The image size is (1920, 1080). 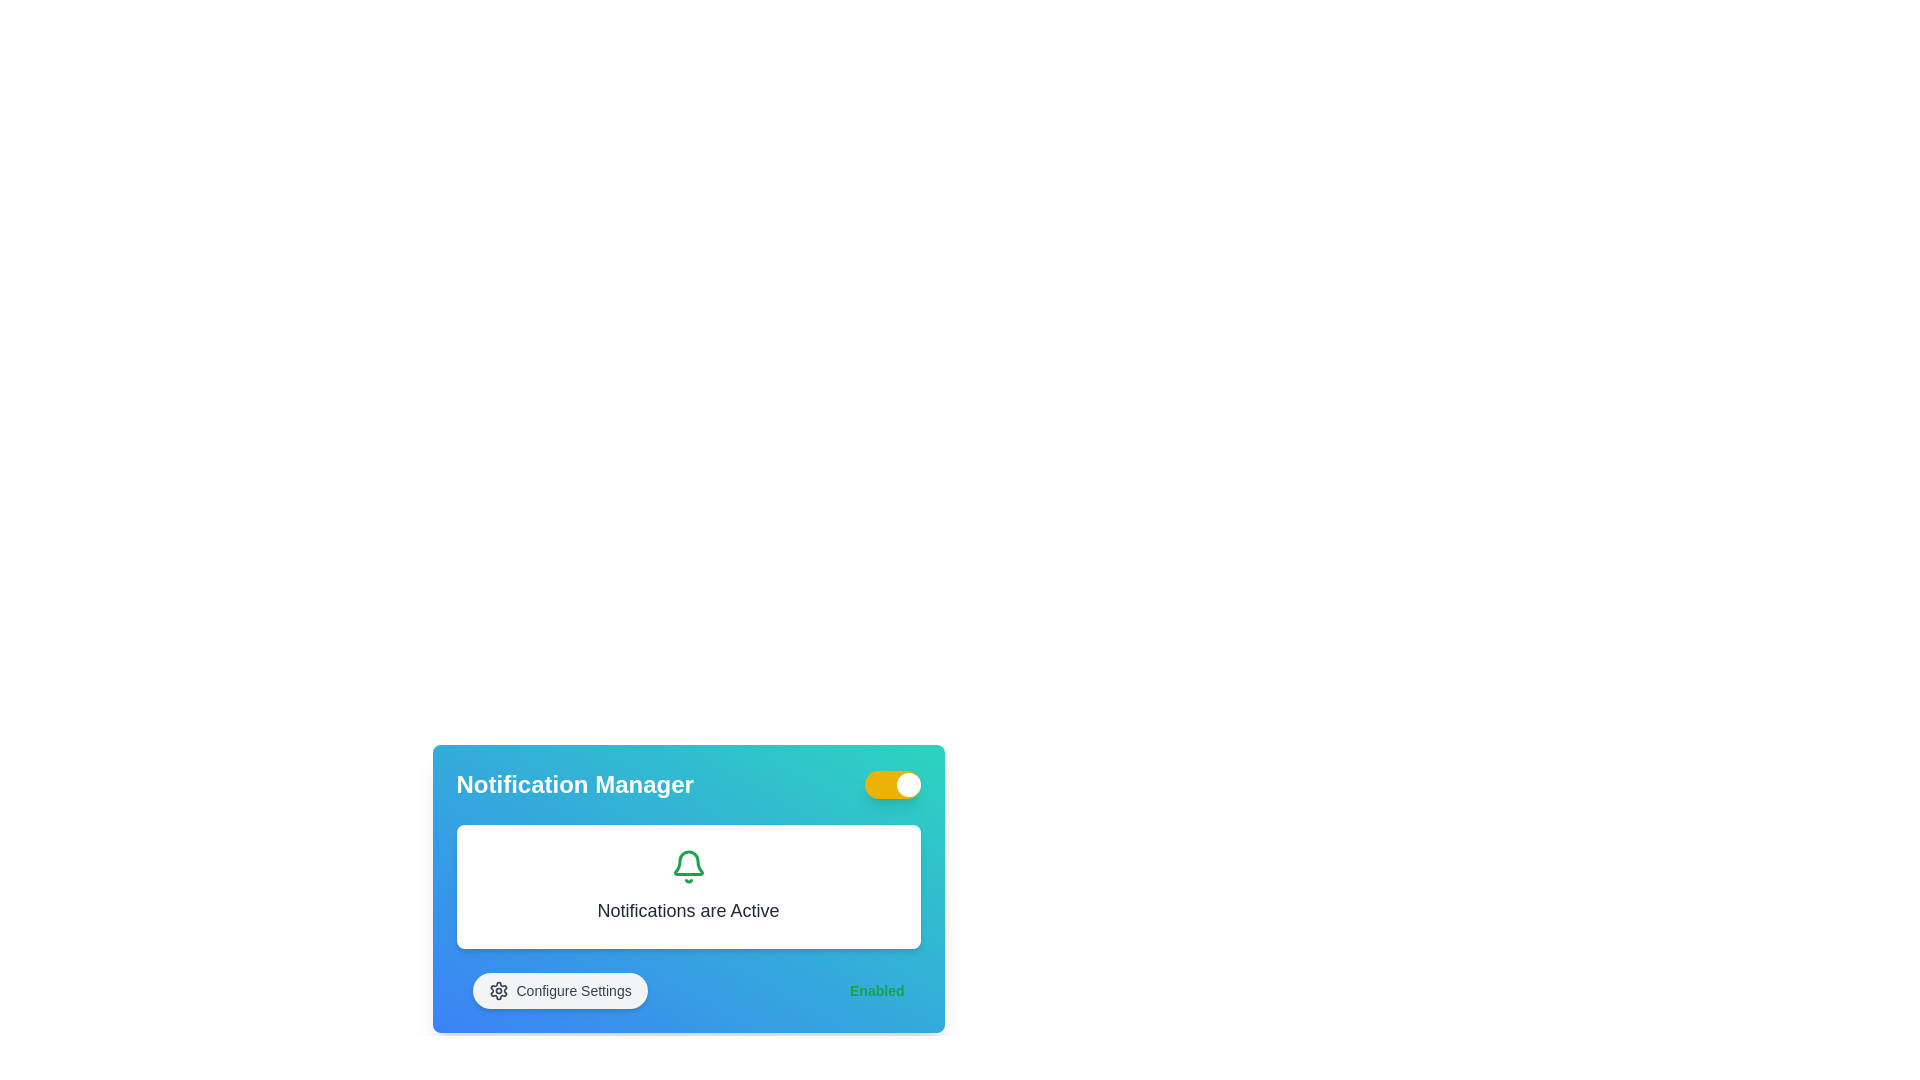 I want to click on the graphical icon component representing the settings feature, which is part of the cogwheel shape located in the lower right quadrant of the main application interface, so click(x=498, y=991).